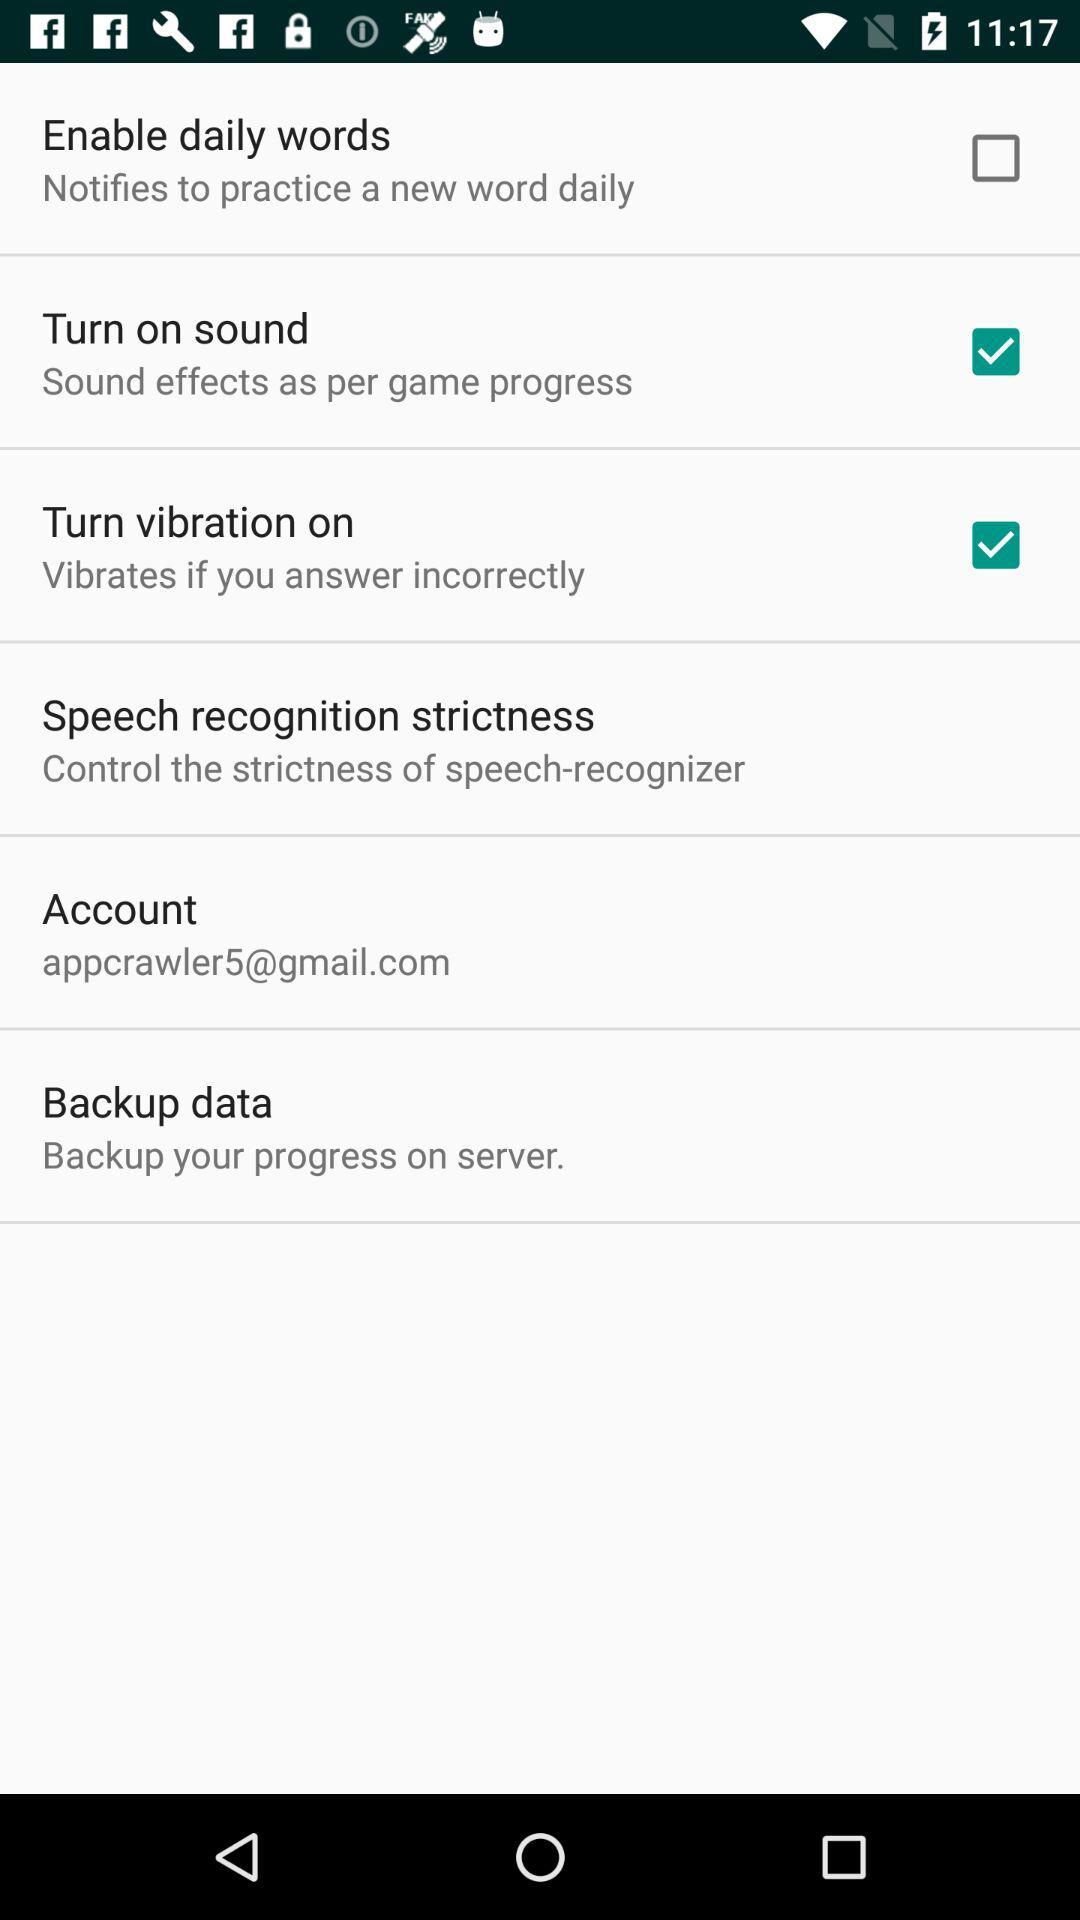 The image size is (1080, 1920). Describe the element at coordinates (245, 960) in the screenshot. I see `the icon below account` at that location.